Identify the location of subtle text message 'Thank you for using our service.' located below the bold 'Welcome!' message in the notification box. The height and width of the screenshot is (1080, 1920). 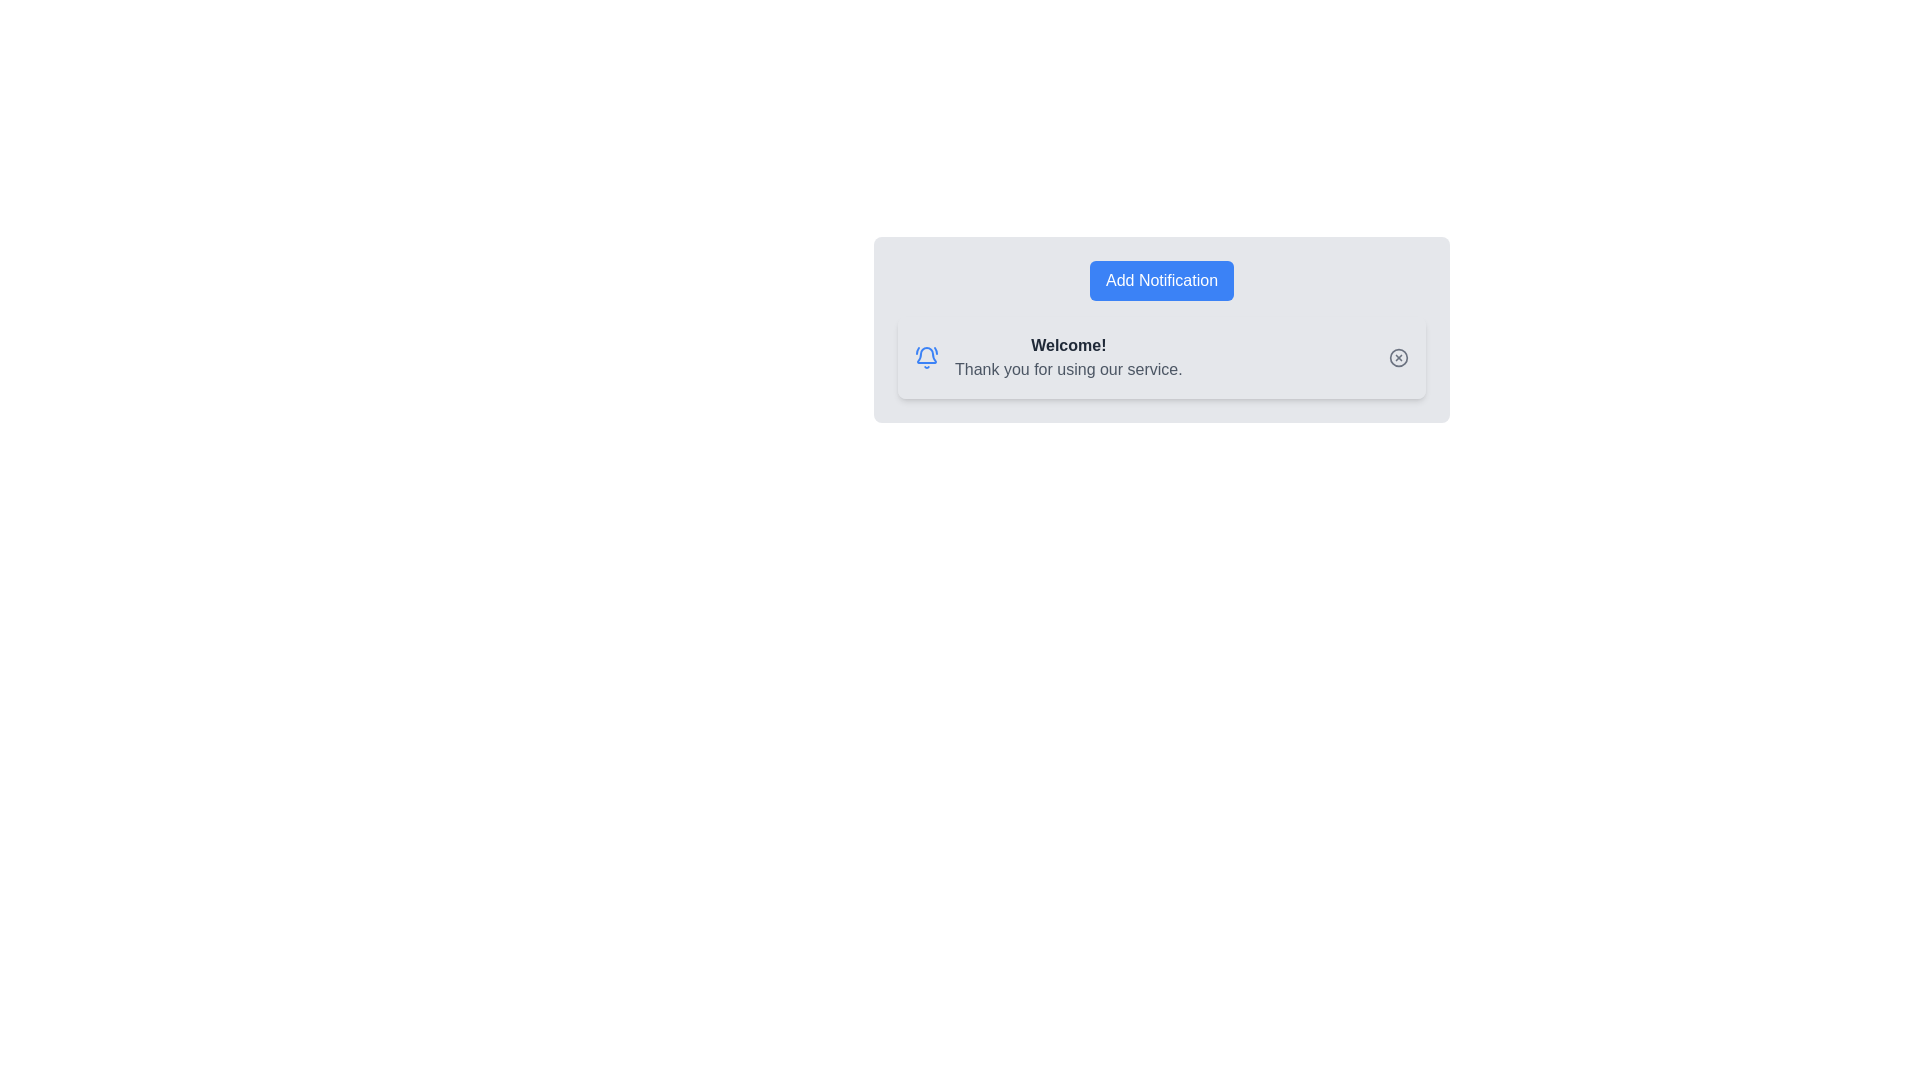
(1067, 370).